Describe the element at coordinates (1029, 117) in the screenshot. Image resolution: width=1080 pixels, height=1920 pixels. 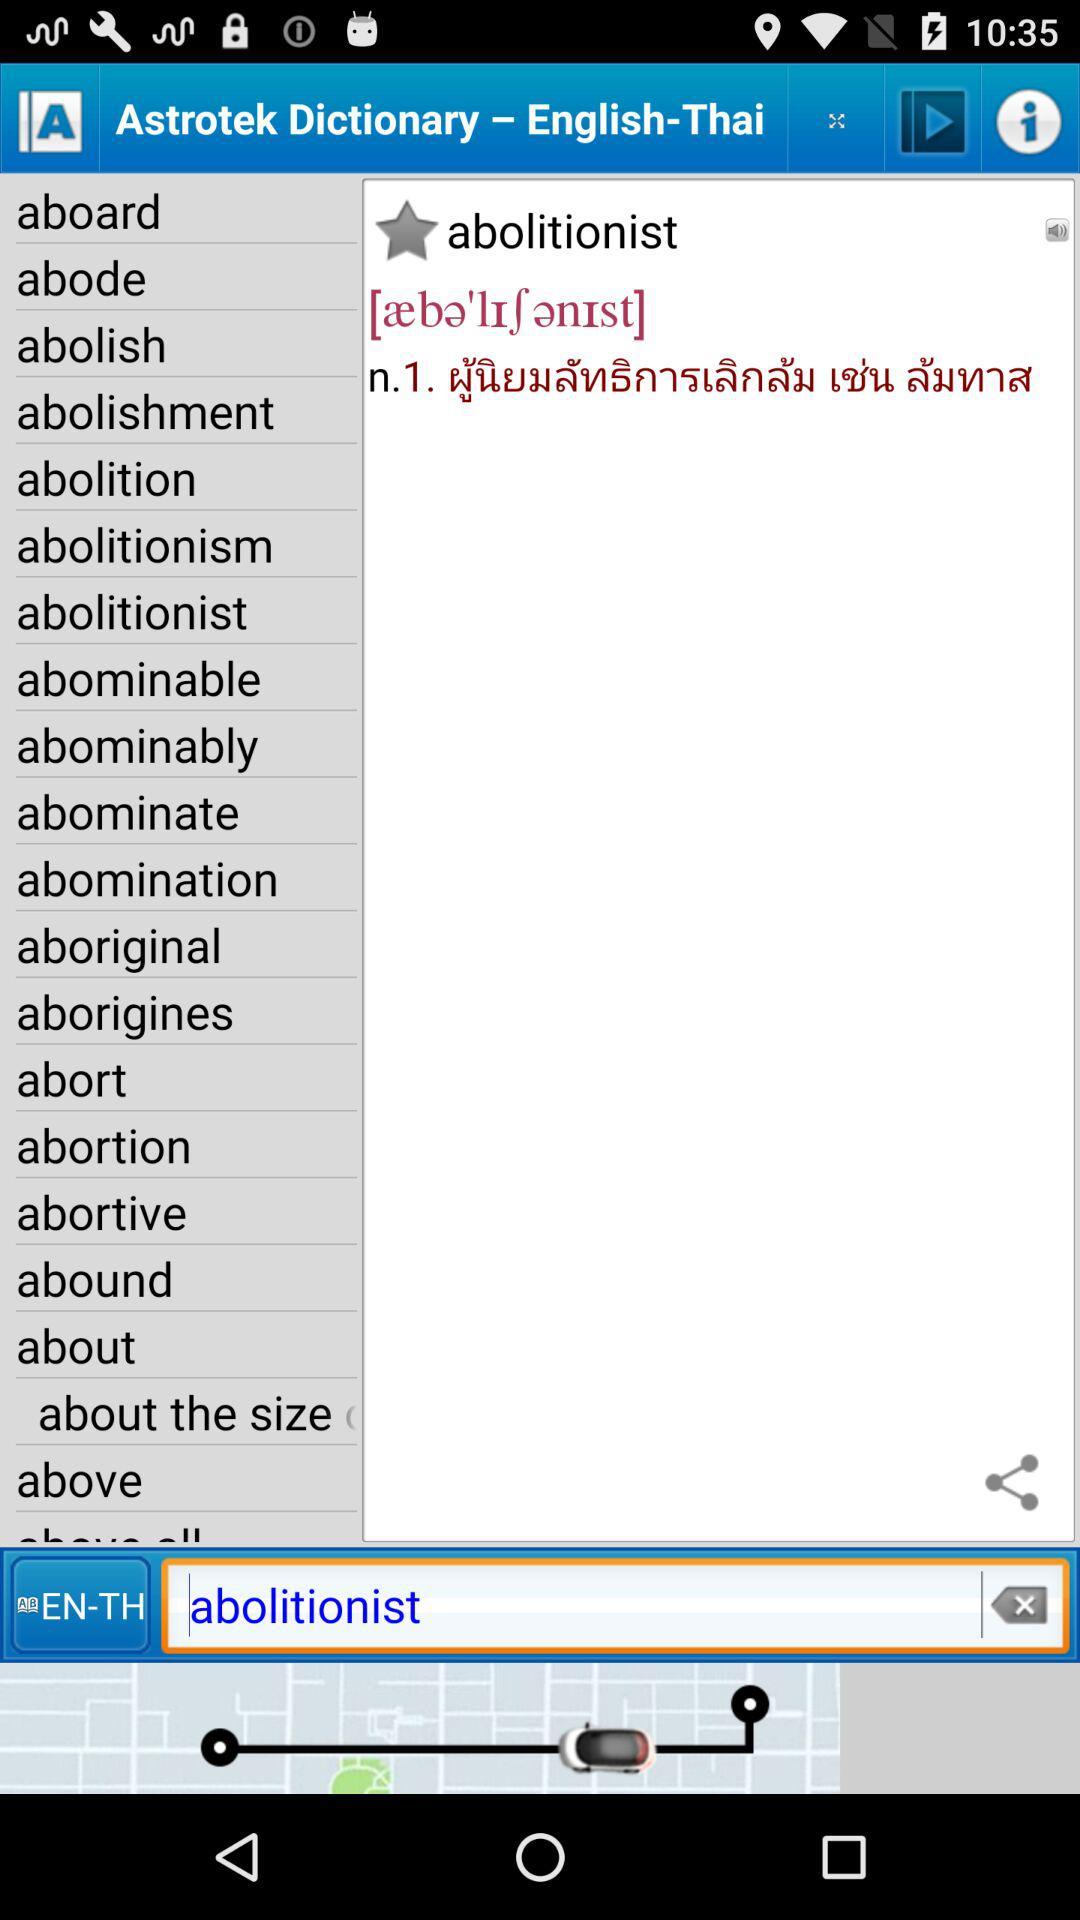
I see `information` at that location.